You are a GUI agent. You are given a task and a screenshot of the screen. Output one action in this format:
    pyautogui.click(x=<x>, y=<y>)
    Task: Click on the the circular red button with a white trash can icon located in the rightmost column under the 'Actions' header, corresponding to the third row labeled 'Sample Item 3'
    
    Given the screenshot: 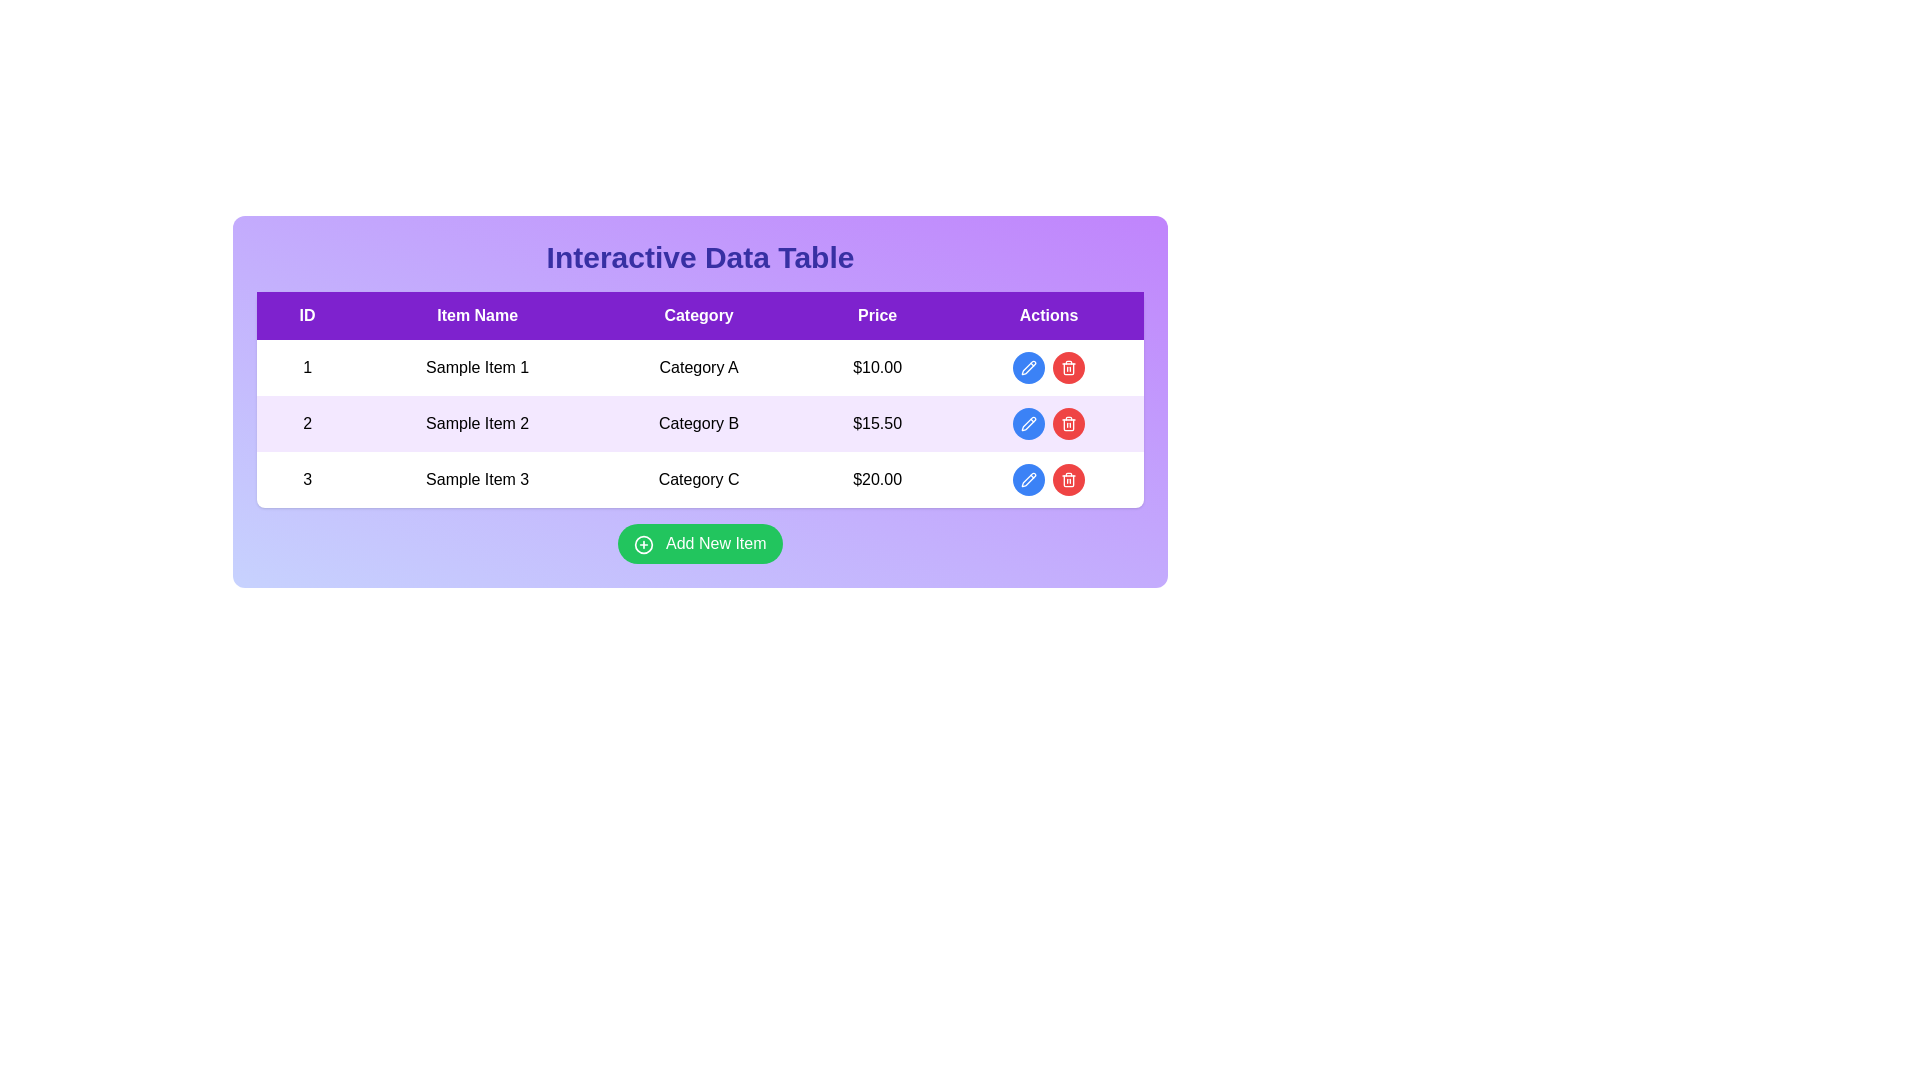 What is the action you would take?
    pyautogui.click(x=1068, y=479)
    